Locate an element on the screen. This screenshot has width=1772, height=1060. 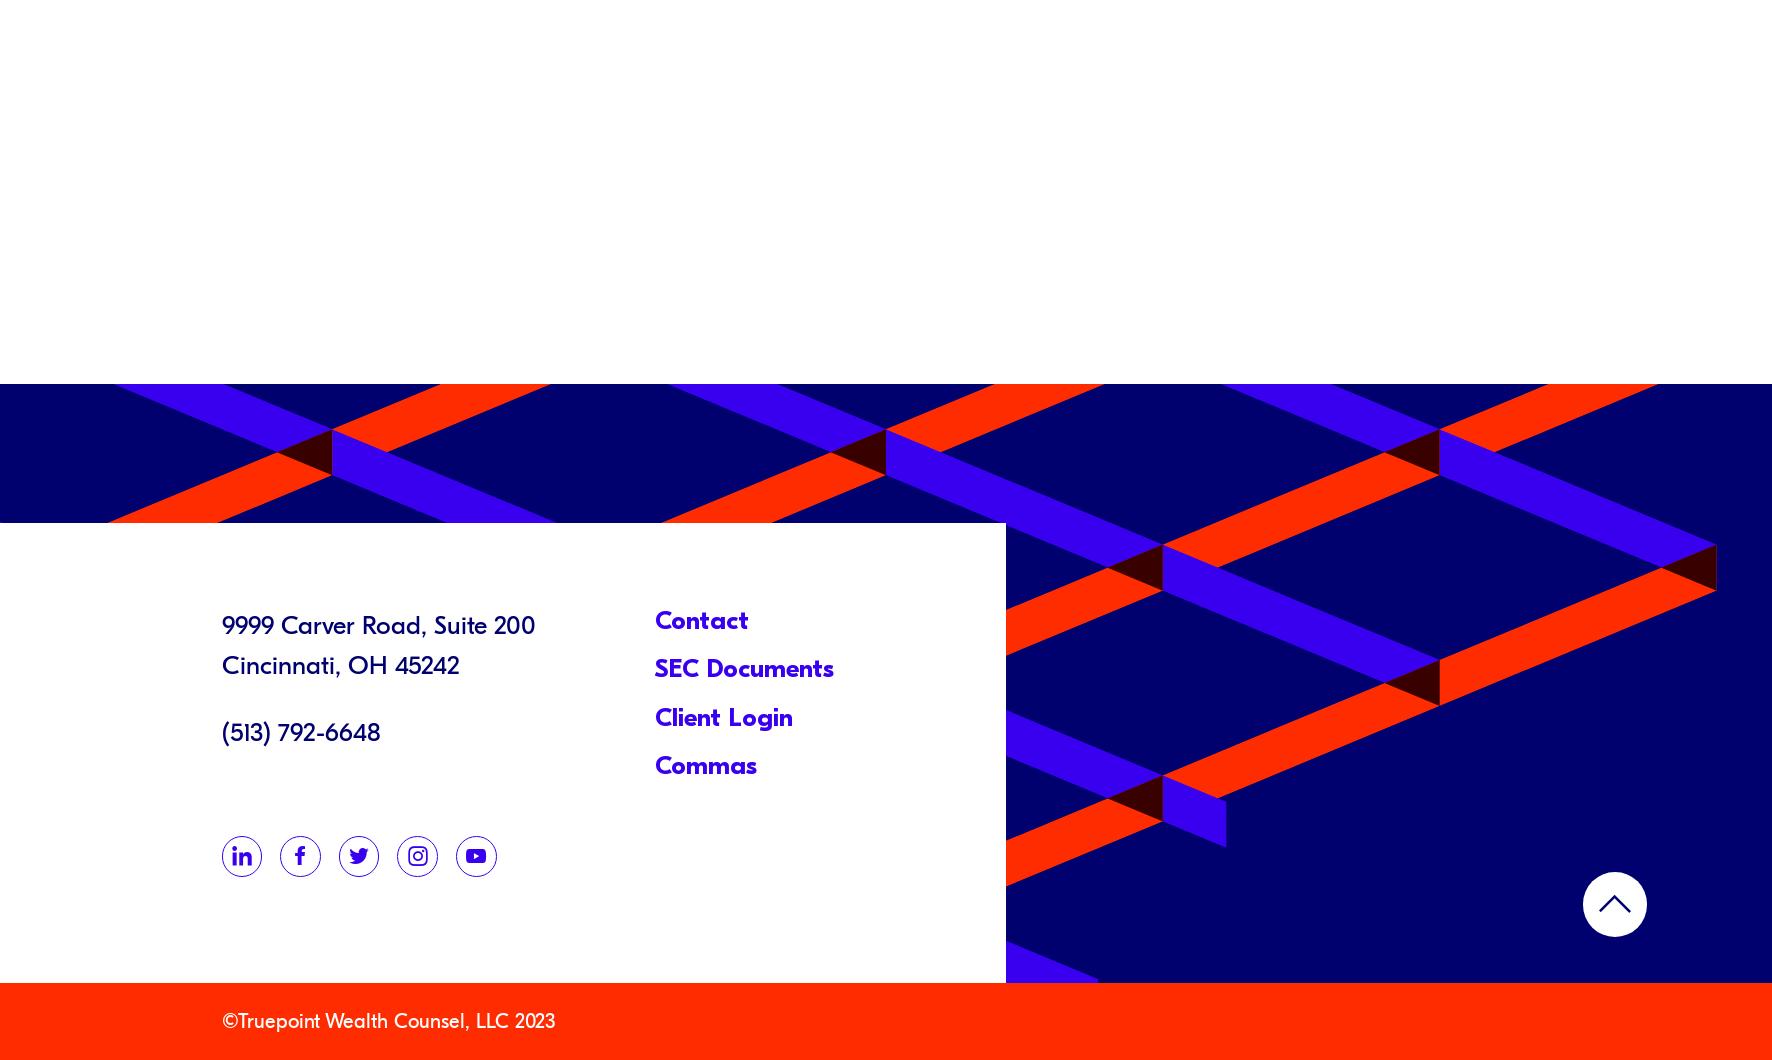
'SEC Documents' is located at coordinates (743, 667).